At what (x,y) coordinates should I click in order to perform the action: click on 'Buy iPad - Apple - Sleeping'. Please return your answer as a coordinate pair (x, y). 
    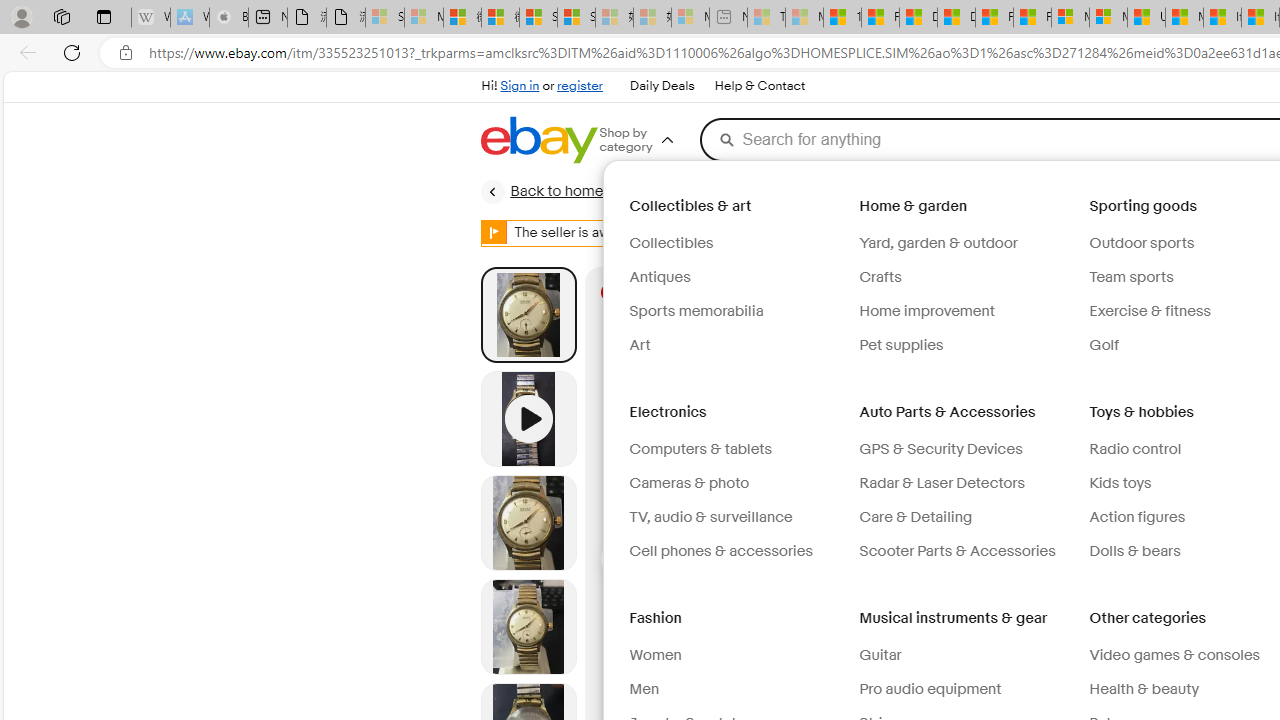
    Looking at the image, I should click on (229, 17).